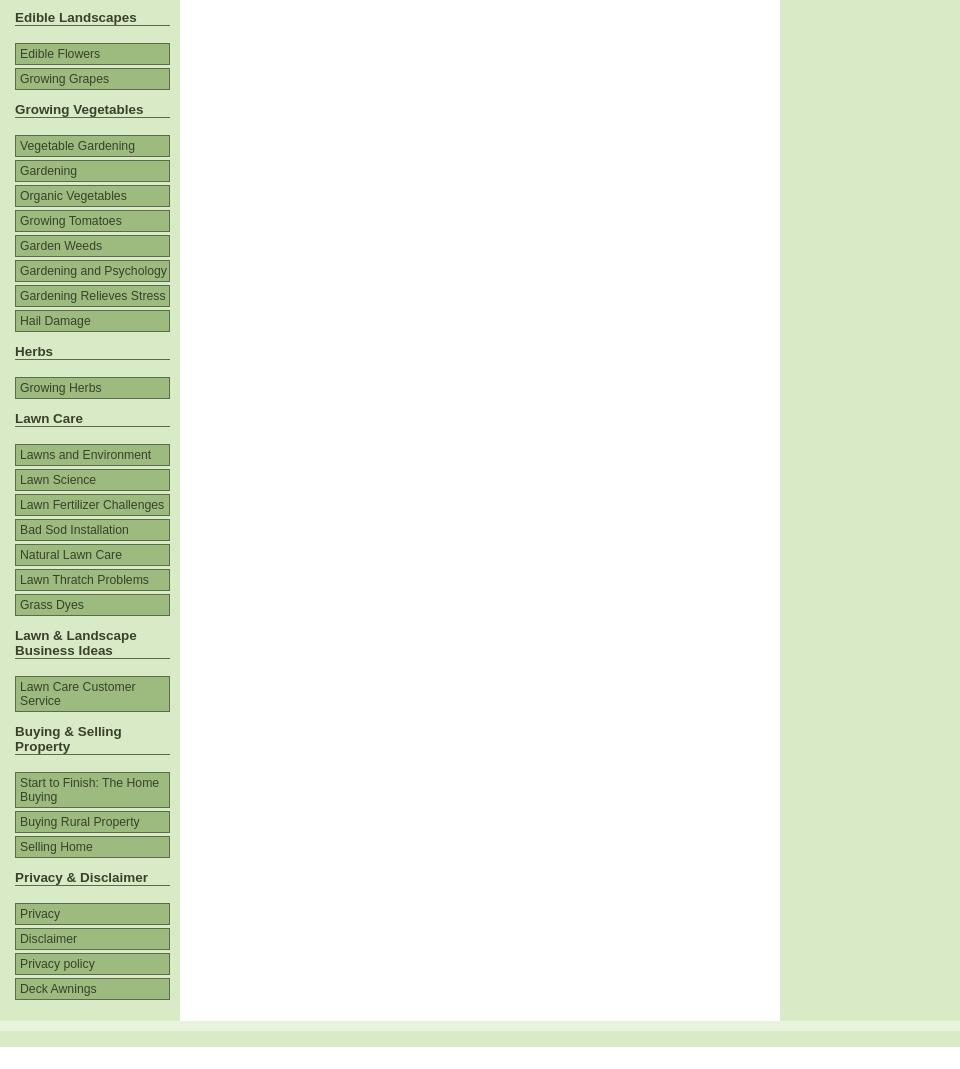 The image size is (960, 1069). What do you see at coordinates (64, 77) in the screenshot?
I see `'Growing Grapes'` at bounding box center [64, 77].